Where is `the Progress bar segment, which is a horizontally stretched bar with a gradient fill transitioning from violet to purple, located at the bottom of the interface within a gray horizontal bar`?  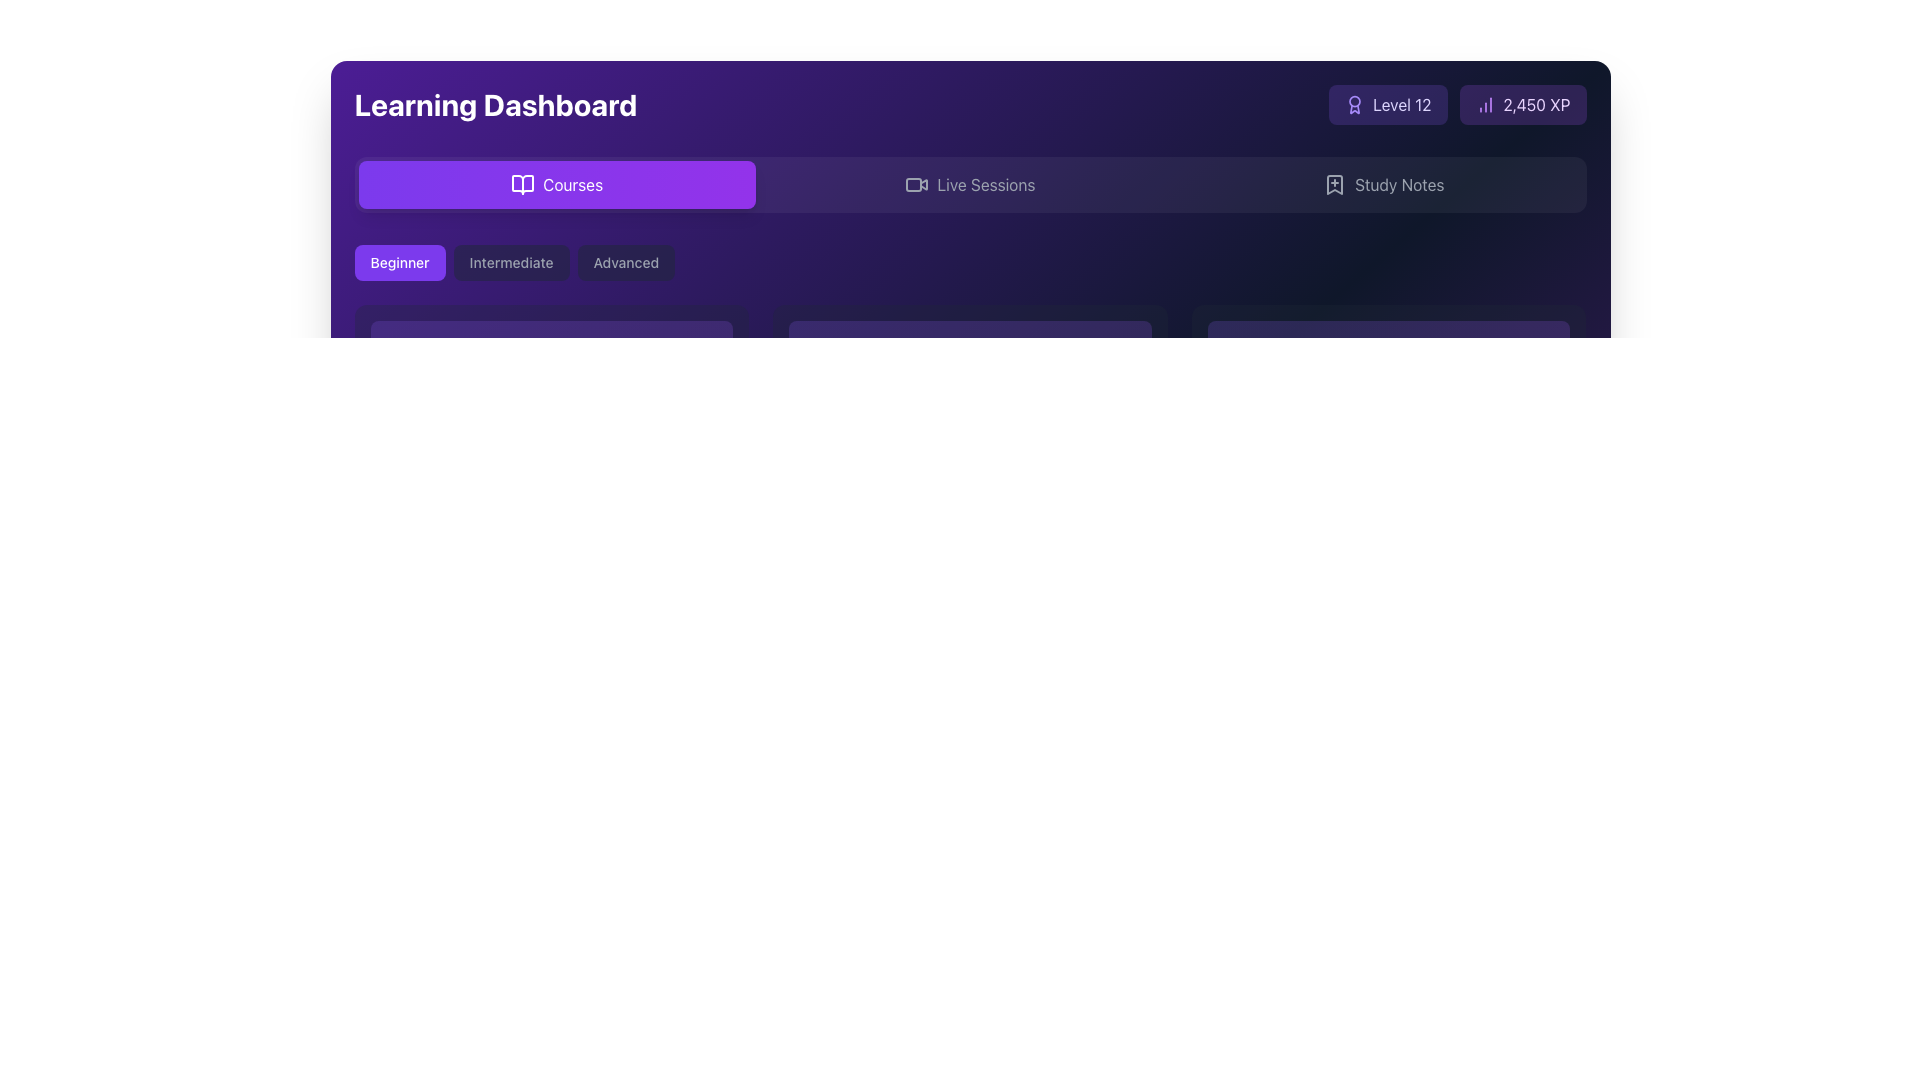 the Progress bar segment, which is a horizontally stretched bar with a gradient fill transitioning from violet to purple, located at the bottom of the interface within a gray horizontal bar is located at coordinates (478, 1036).